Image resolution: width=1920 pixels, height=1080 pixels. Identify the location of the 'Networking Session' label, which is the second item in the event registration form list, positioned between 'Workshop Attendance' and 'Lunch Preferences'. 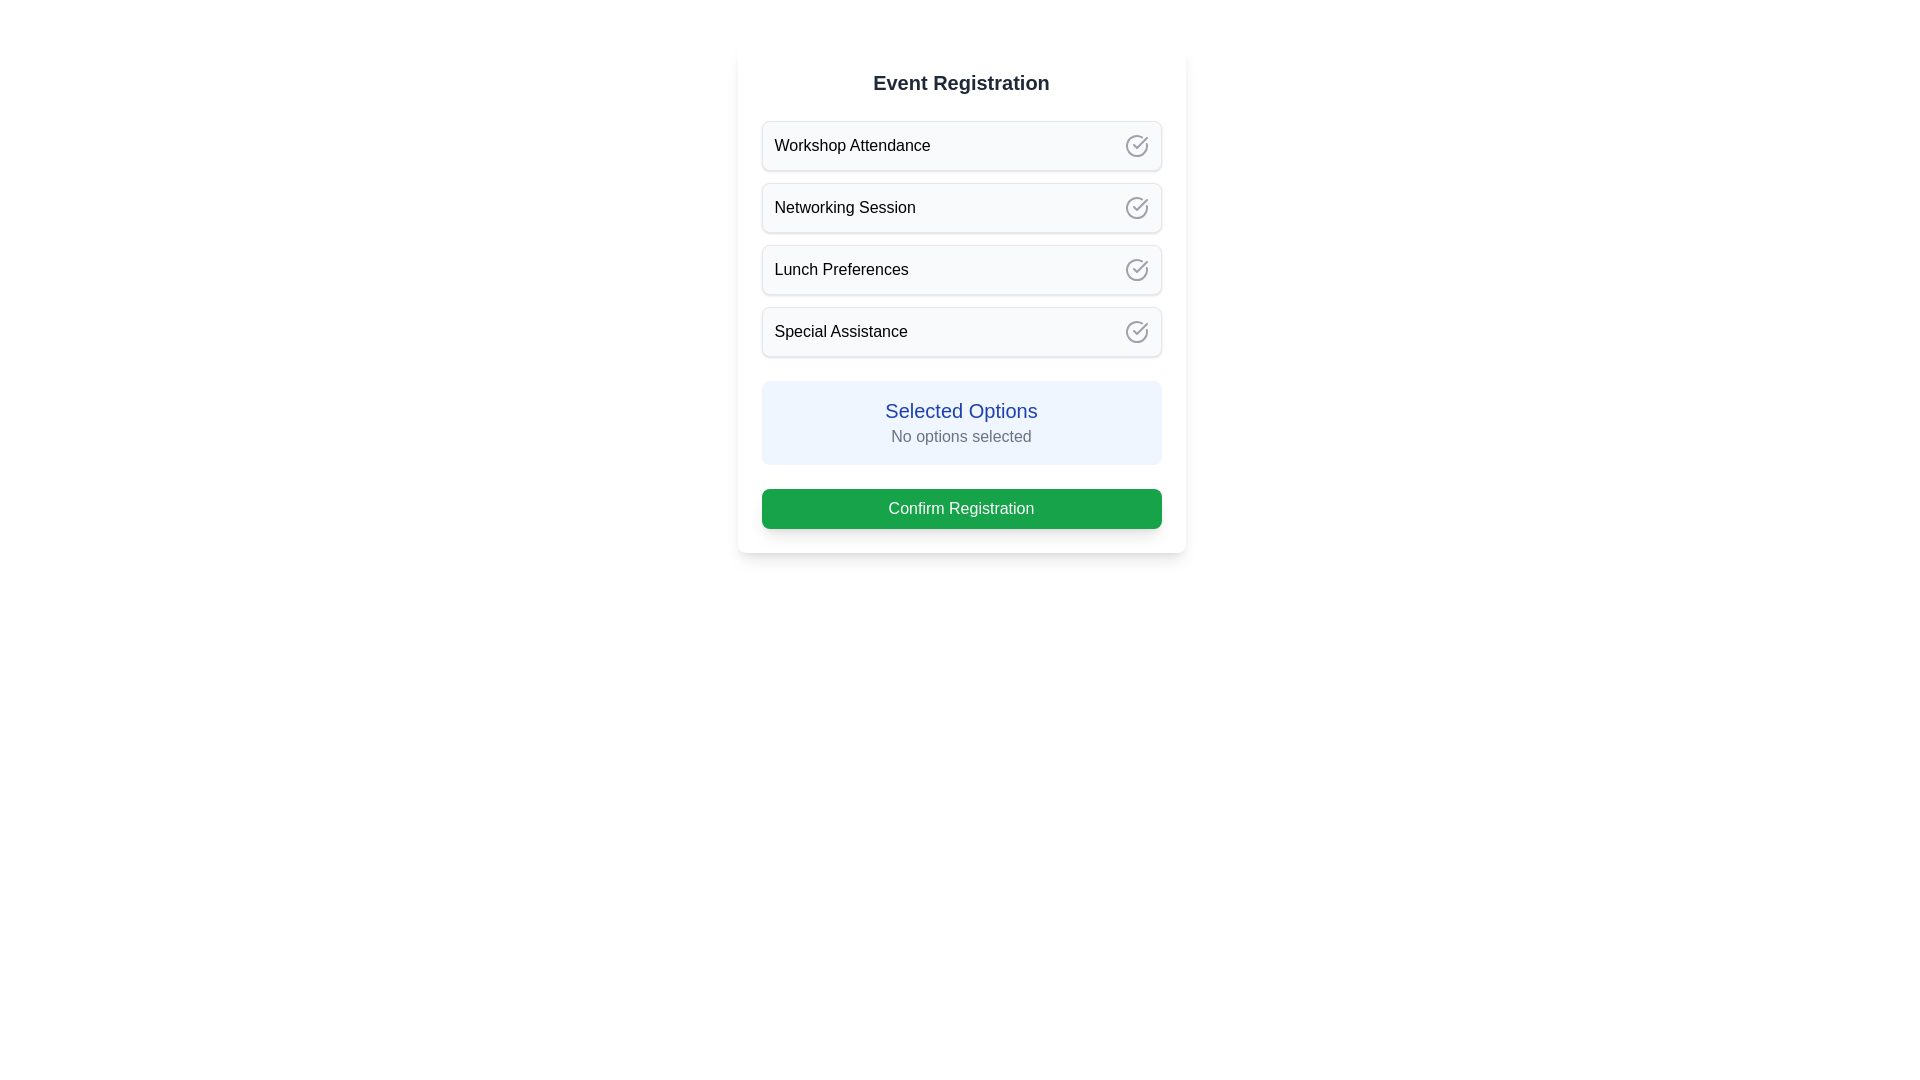
(845, 208).